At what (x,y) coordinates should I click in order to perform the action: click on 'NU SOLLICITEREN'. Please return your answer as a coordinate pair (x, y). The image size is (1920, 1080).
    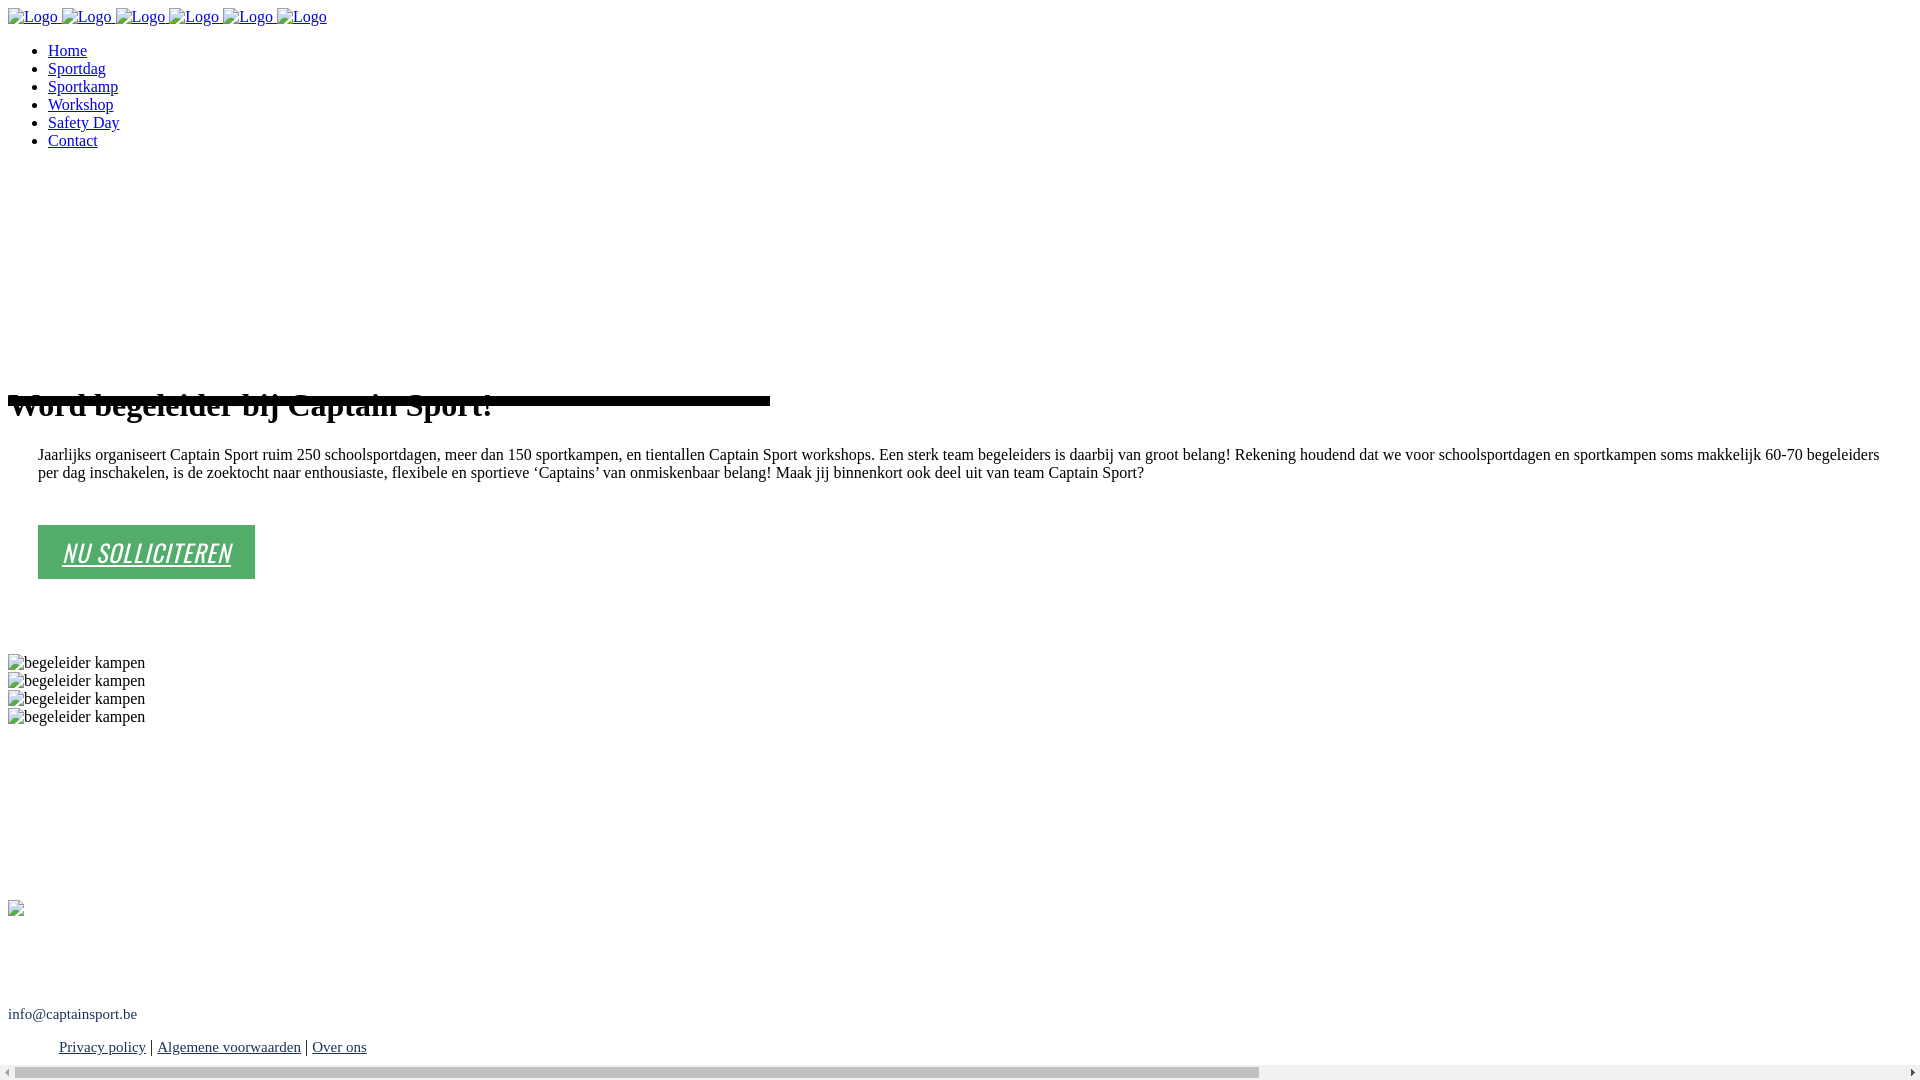
    Looking at the image, I should click on (145, 551).